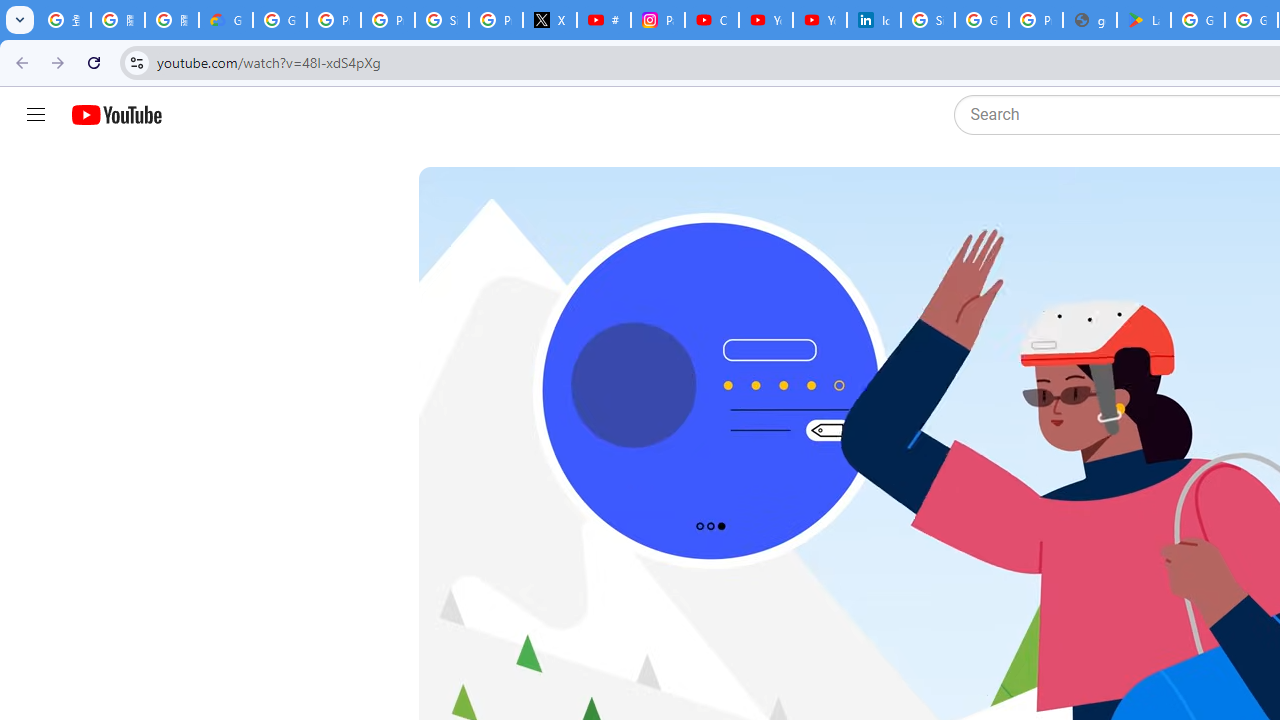 The height and width of the screenshot is (720, 1280). I want to click on 'YouTube Culture & Trends - YouTube Top 10, 2021', so click(819, 20).